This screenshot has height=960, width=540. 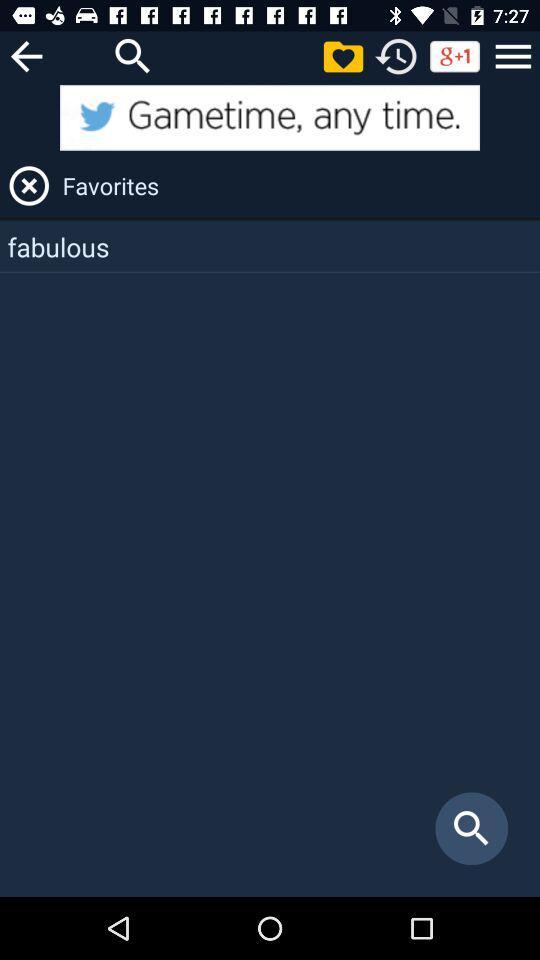 I want to click on twitter page, so click(x=270, y=117).